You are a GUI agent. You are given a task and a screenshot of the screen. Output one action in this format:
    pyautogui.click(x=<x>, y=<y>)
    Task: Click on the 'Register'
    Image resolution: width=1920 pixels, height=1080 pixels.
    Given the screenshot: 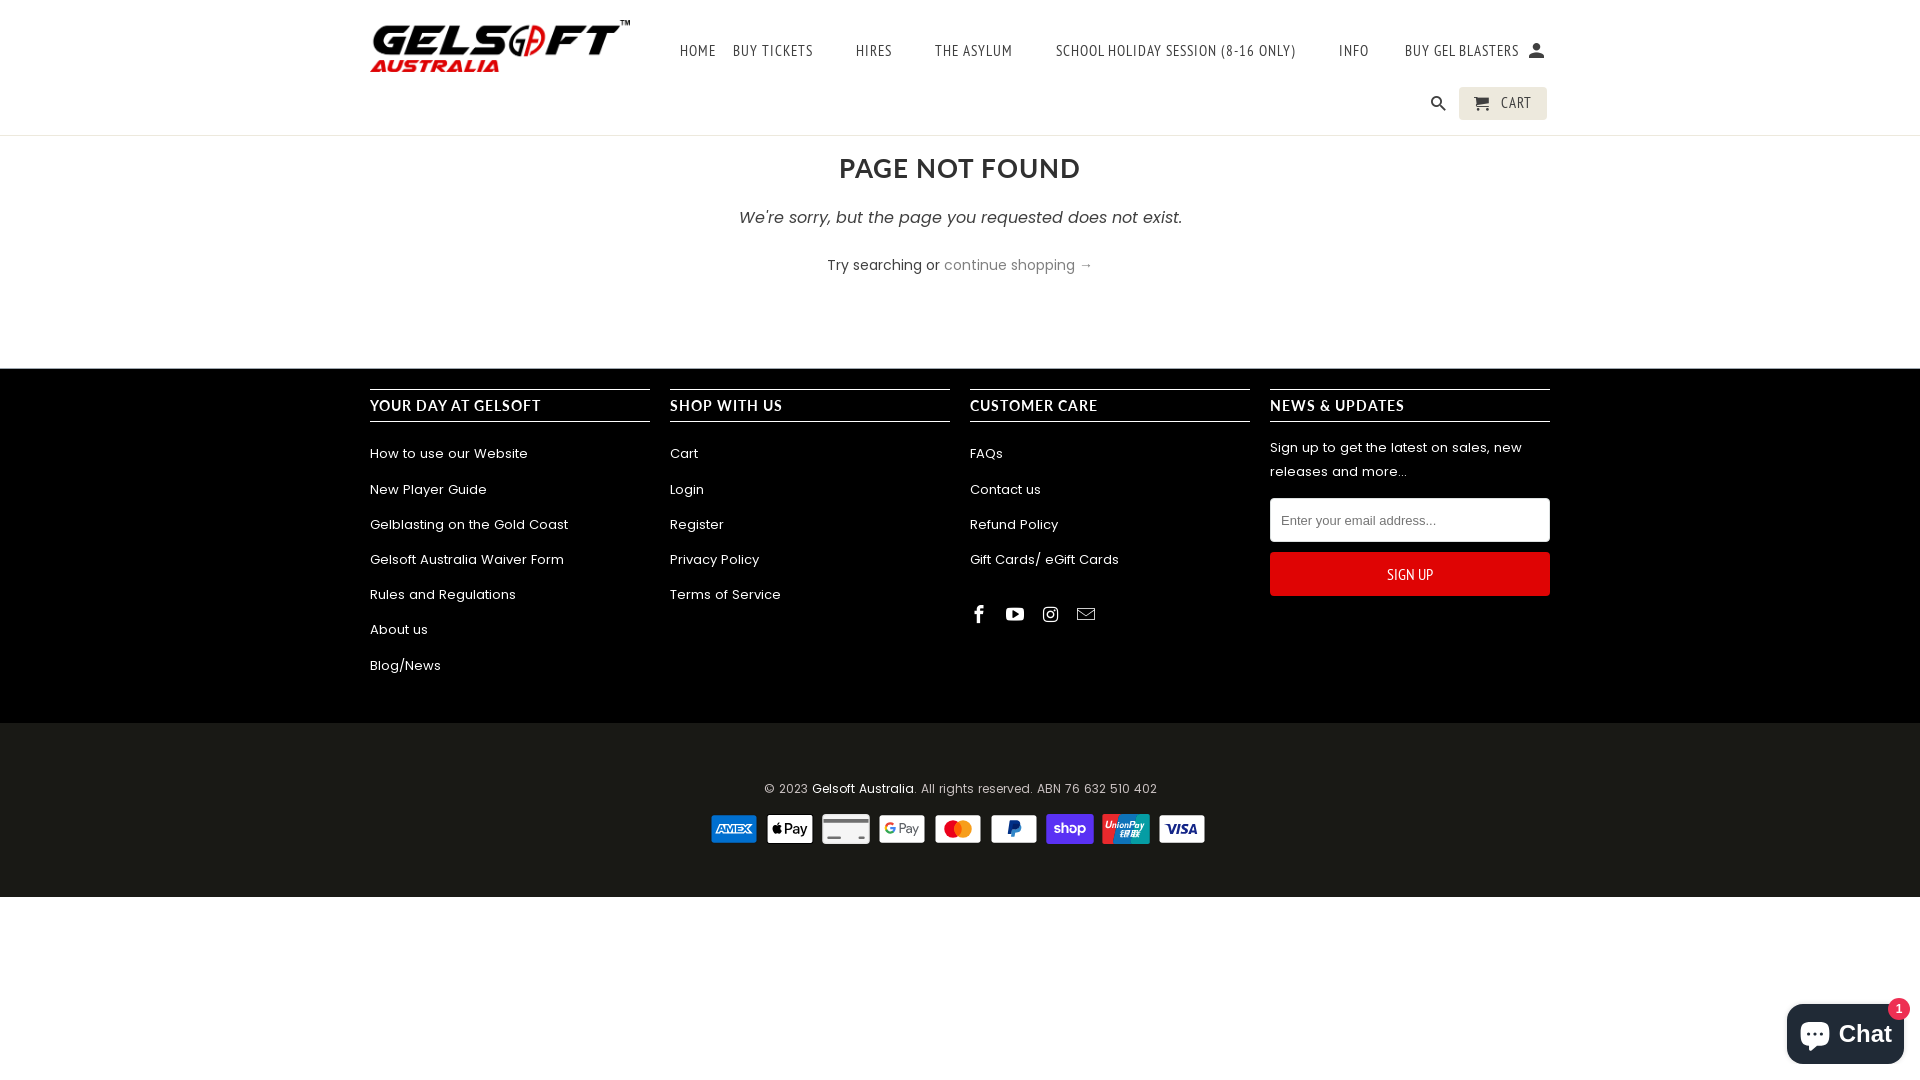 What is the action you would take?
    pyautogui.click(x=670, y=523)
    